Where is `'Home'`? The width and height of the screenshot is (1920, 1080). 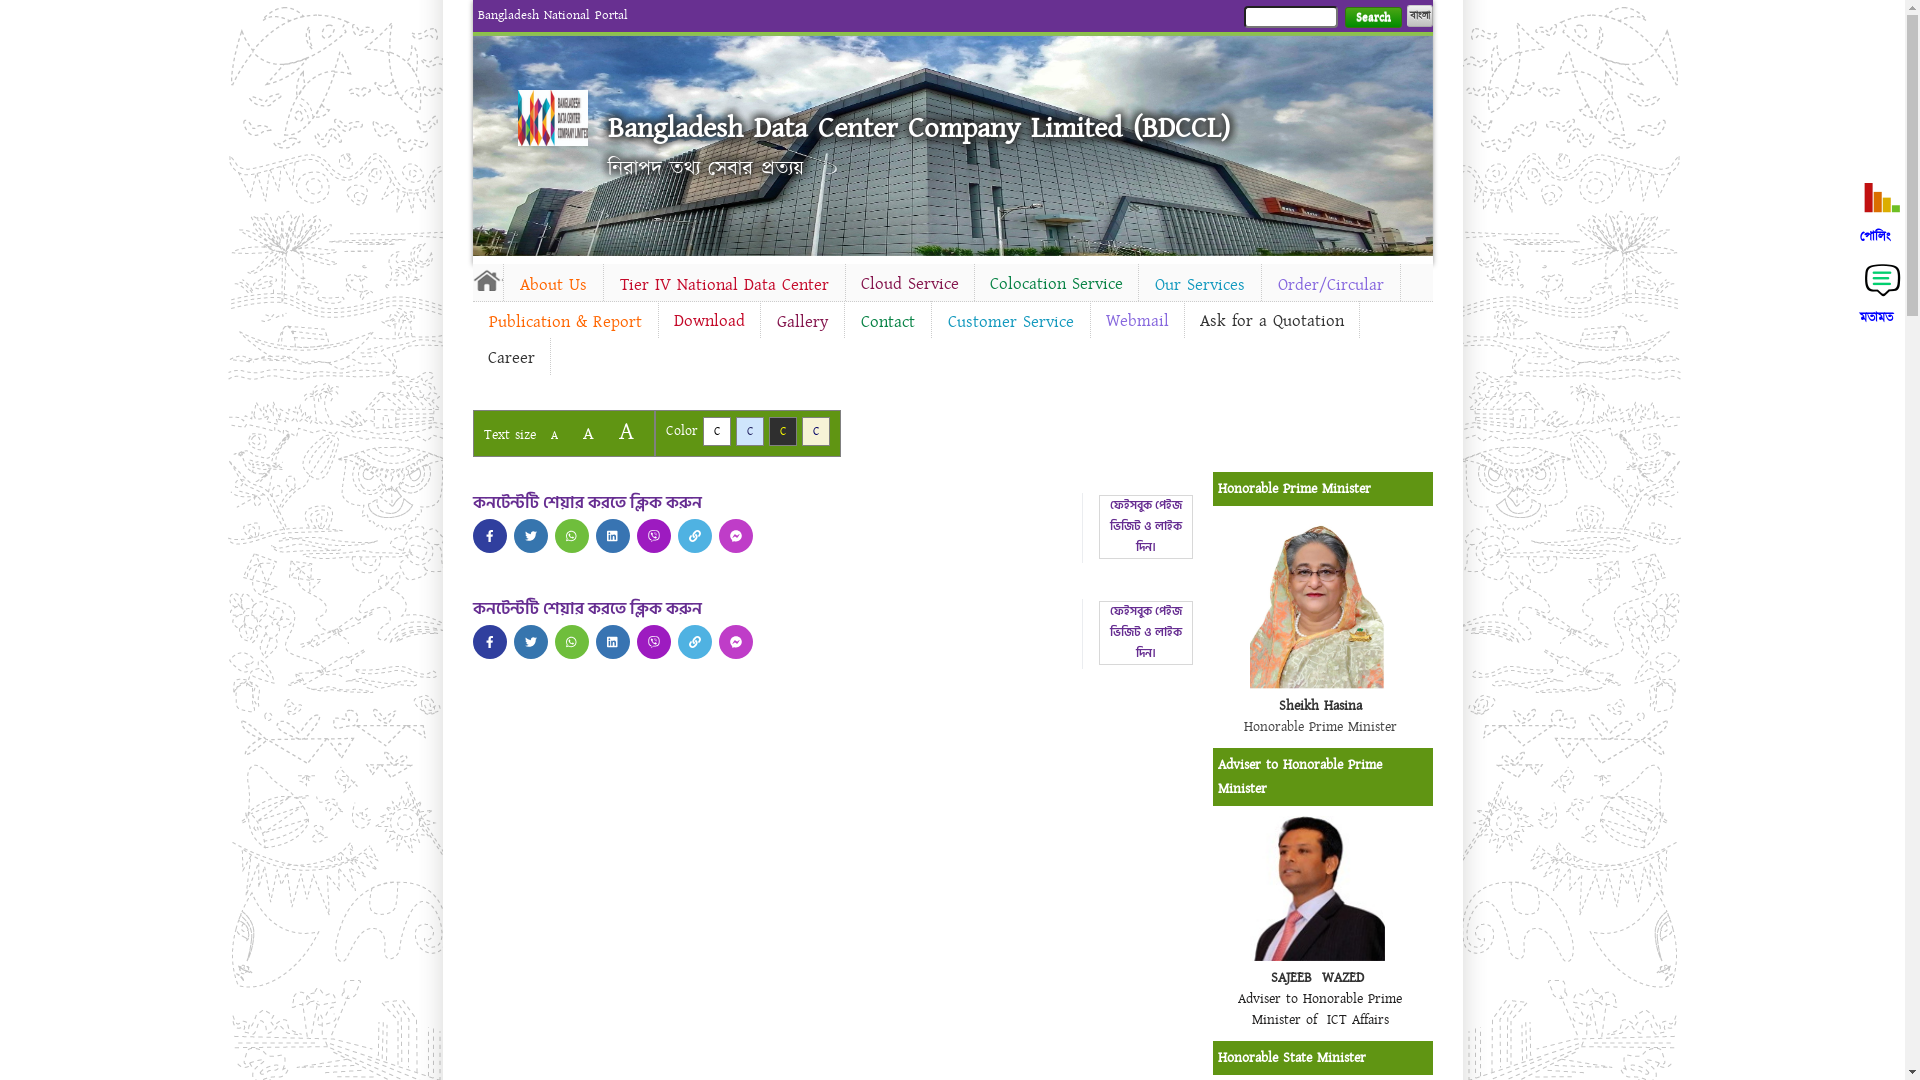
'Home' is located at coordinates (518, 118).